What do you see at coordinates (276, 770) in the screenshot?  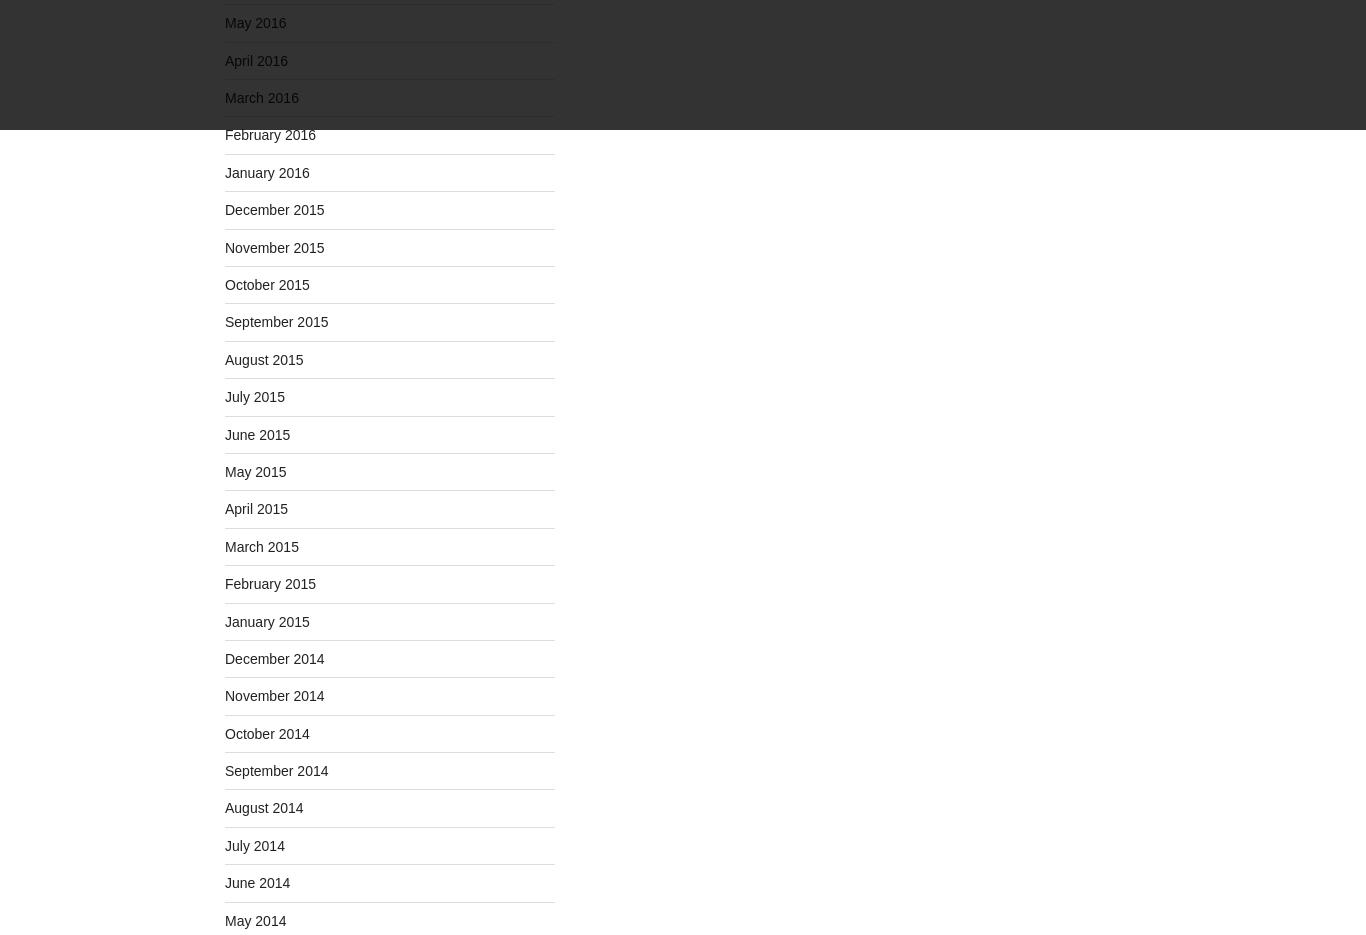 I see `'September 2014'` at bounding box center [276, 770].